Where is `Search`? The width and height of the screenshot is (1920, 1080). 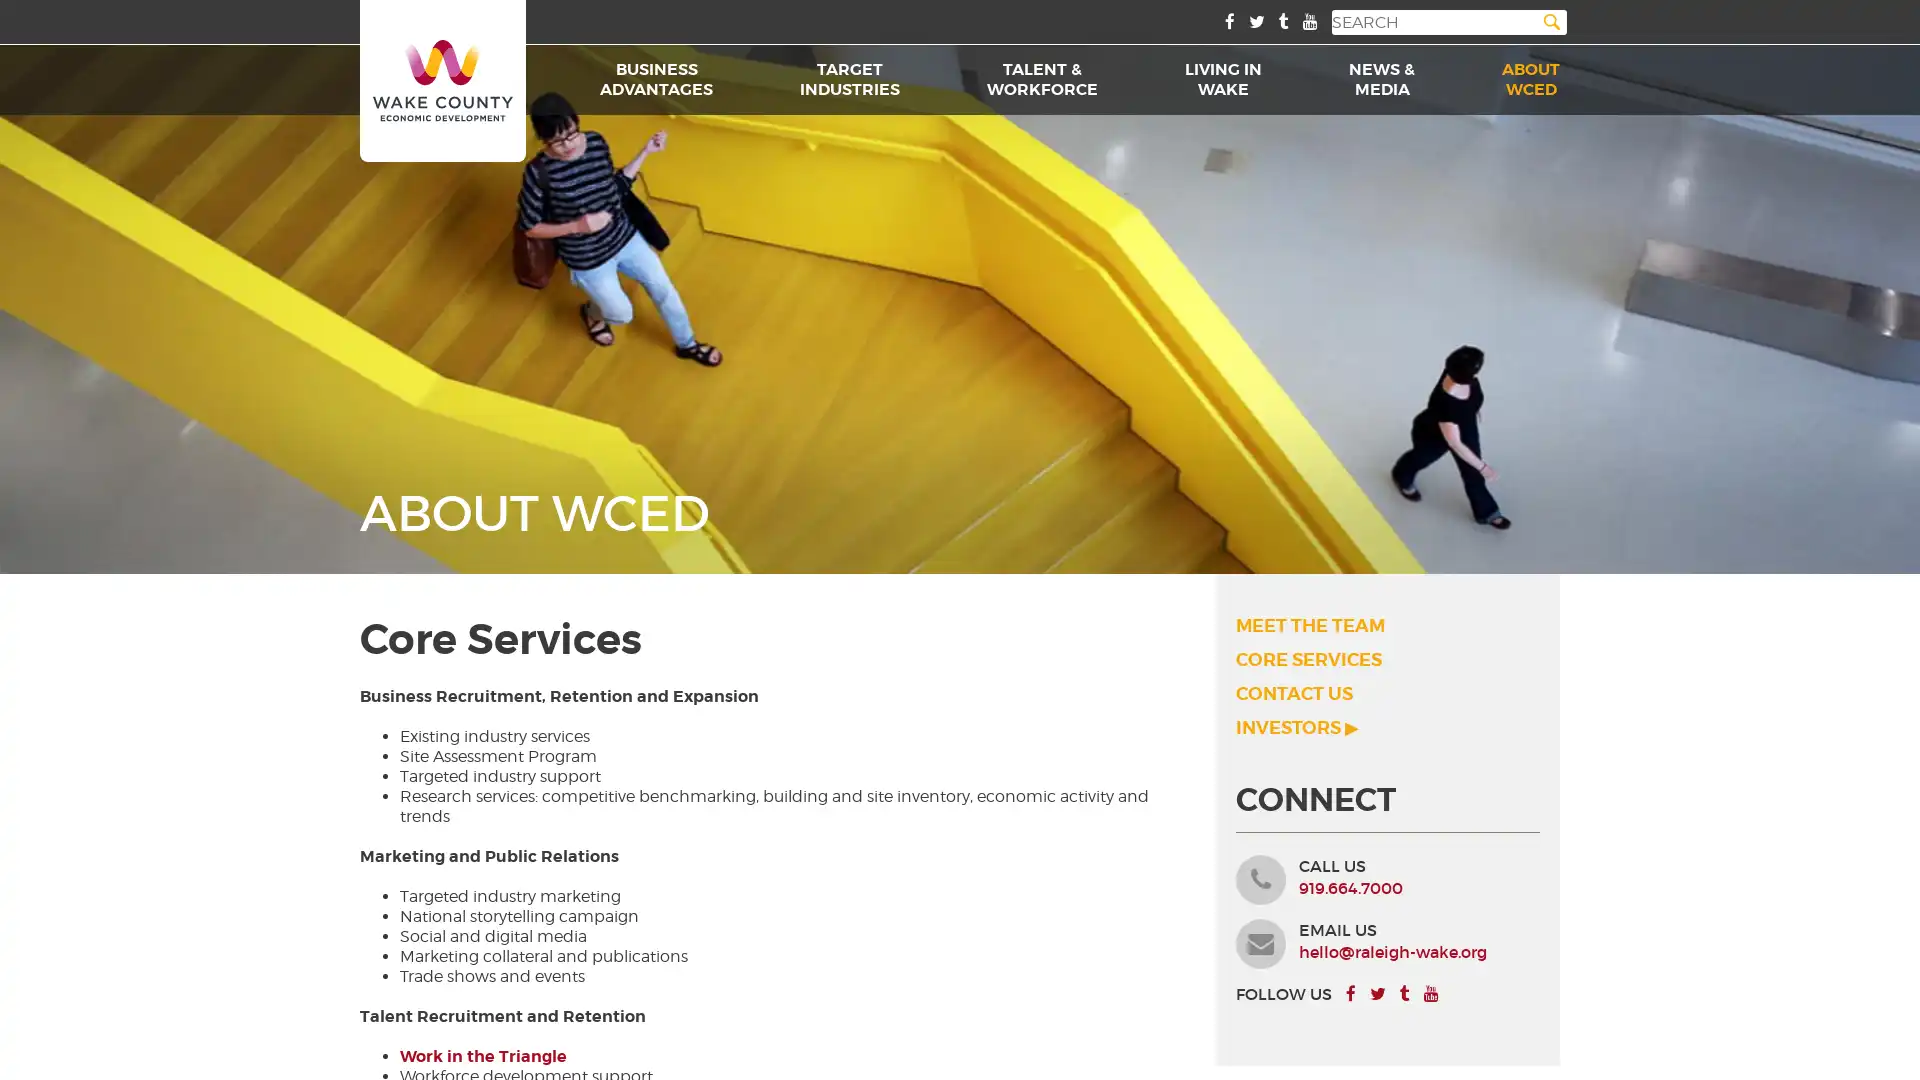 Search is located at coordinates (1550, 22).